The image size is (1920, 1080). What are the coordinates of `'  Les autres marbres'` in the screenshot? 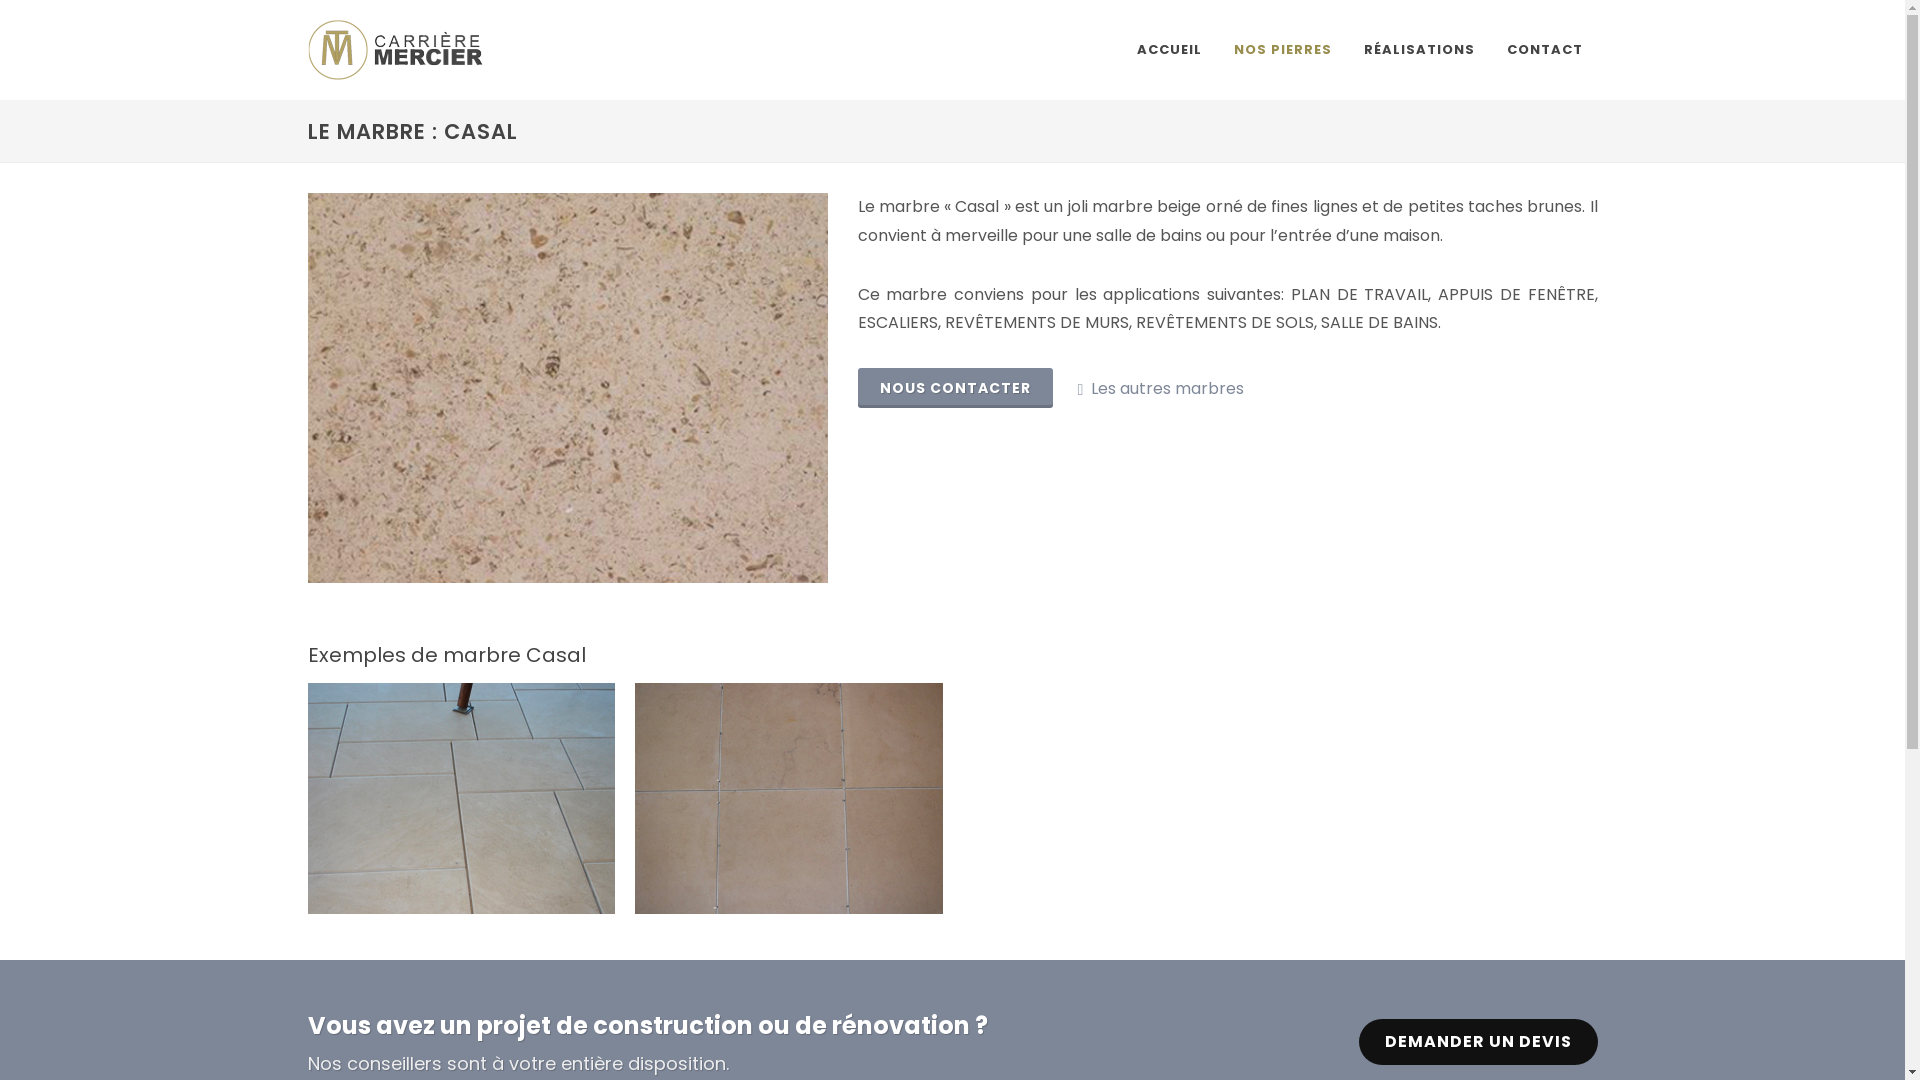 It's located at (1160, 389).